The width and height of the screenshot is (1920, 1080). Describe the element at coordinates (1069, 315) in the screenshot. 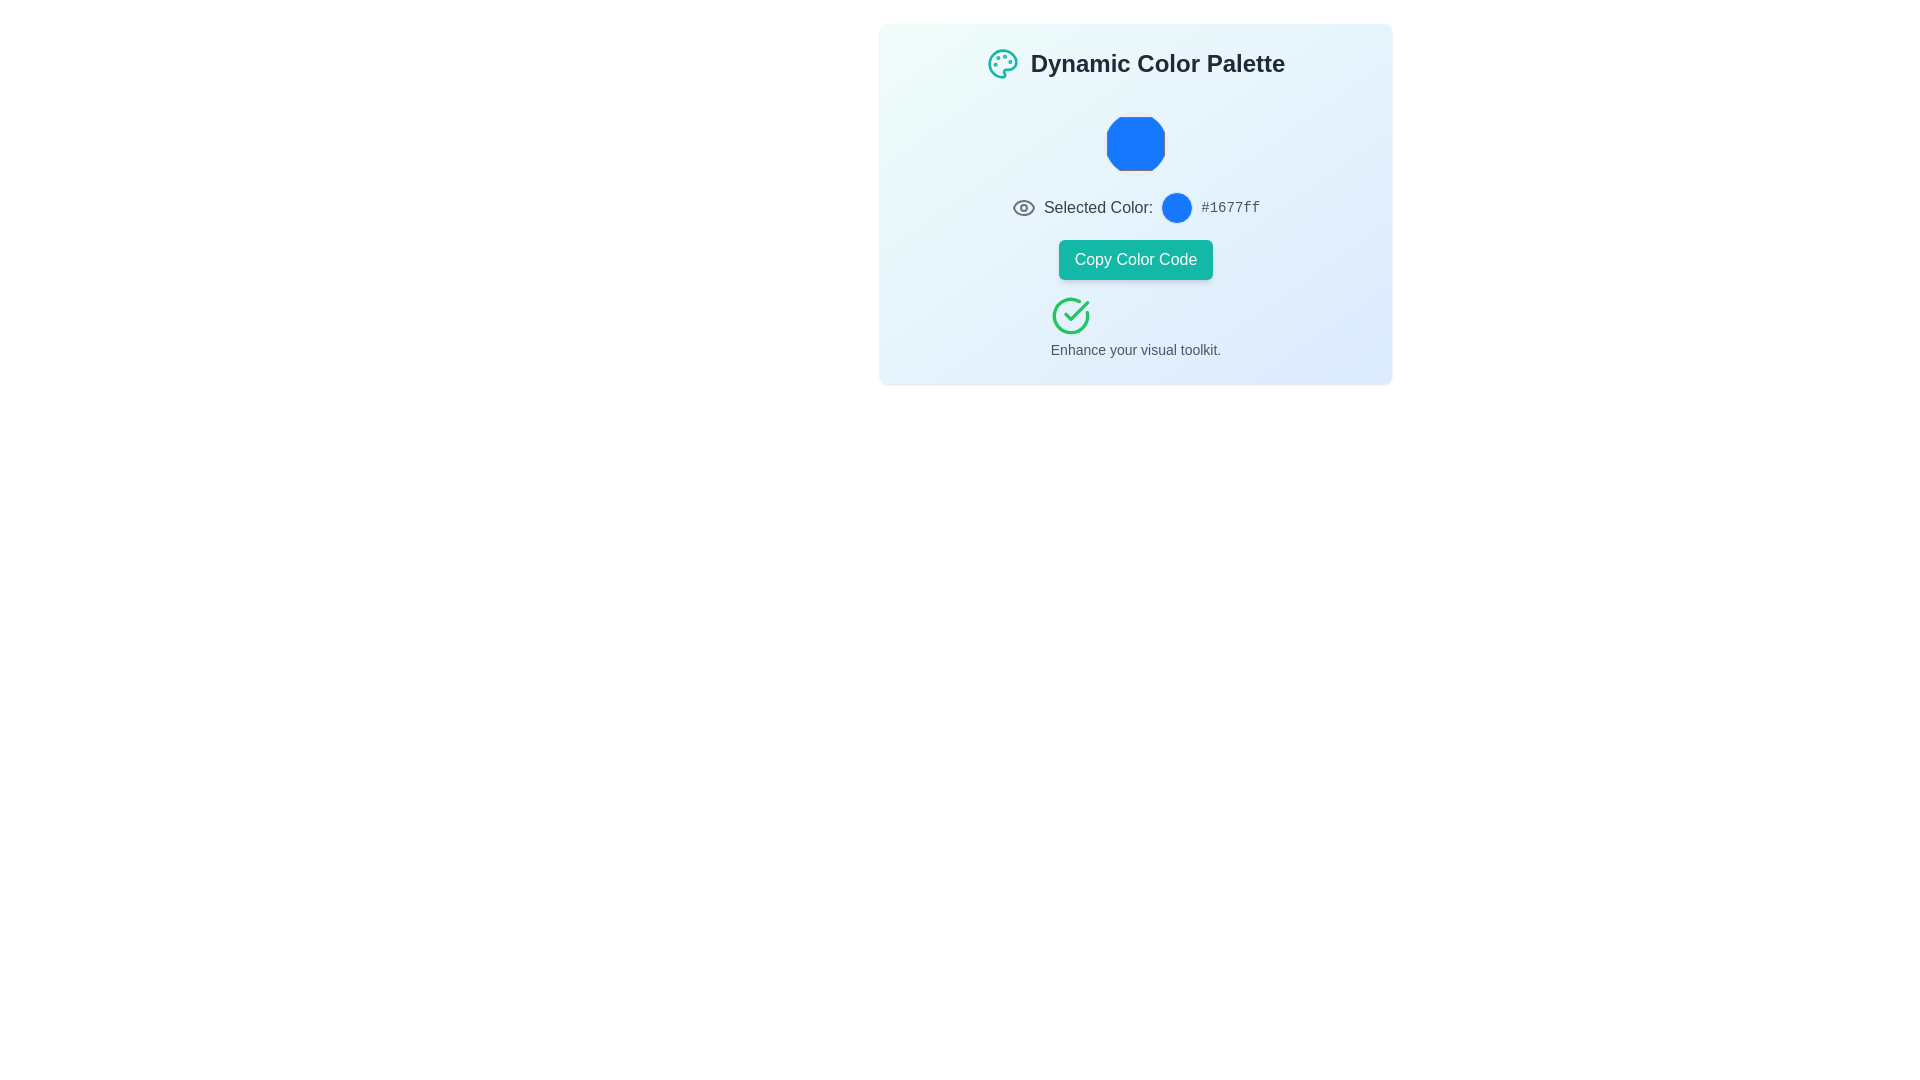

I see `the green circular check icon located at the bottom left of the 'Dynamic Color Palette' card, under the 'Copy Color Code' button and next to the text 'Enhance your visual toolkit.'` at that location.